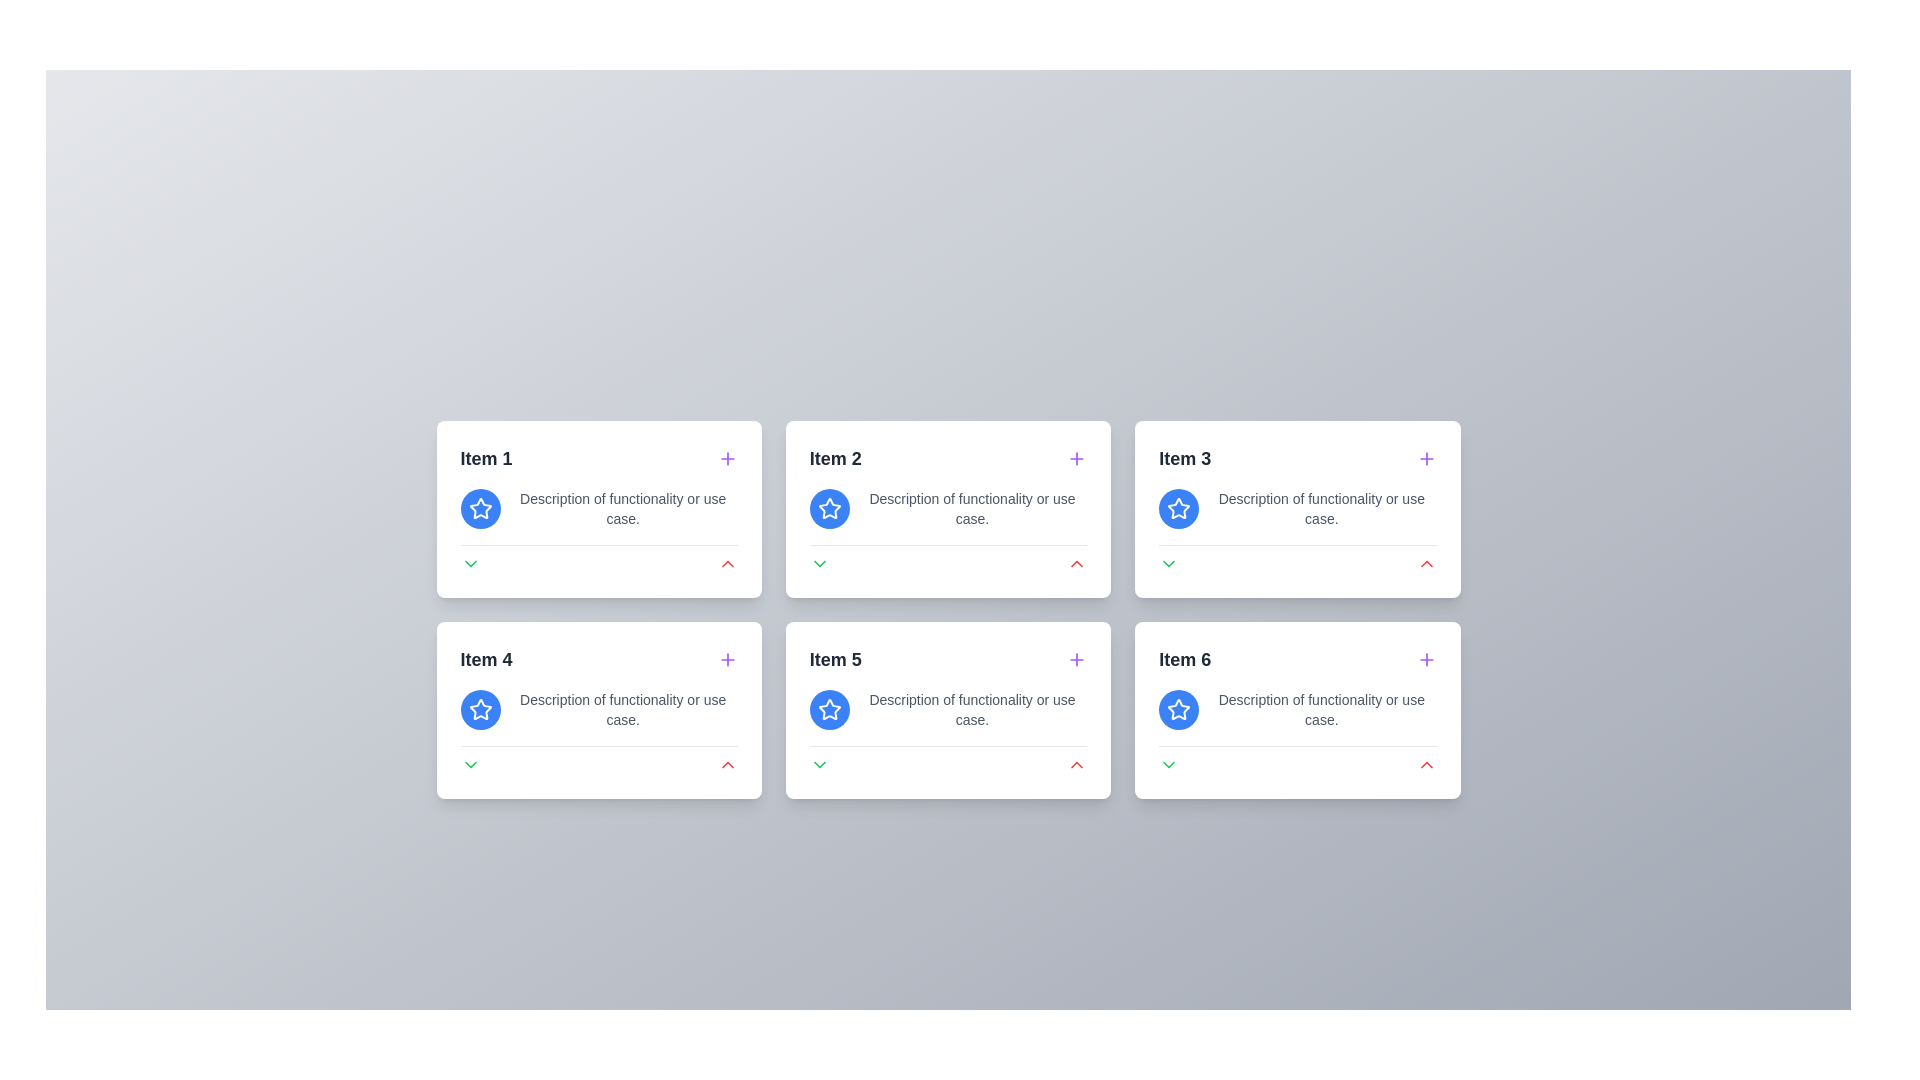  I want to click on the indicator icon located at the top left section of the 'Item 3' card, which serves to convey a special status or function, so click(1179, 507).